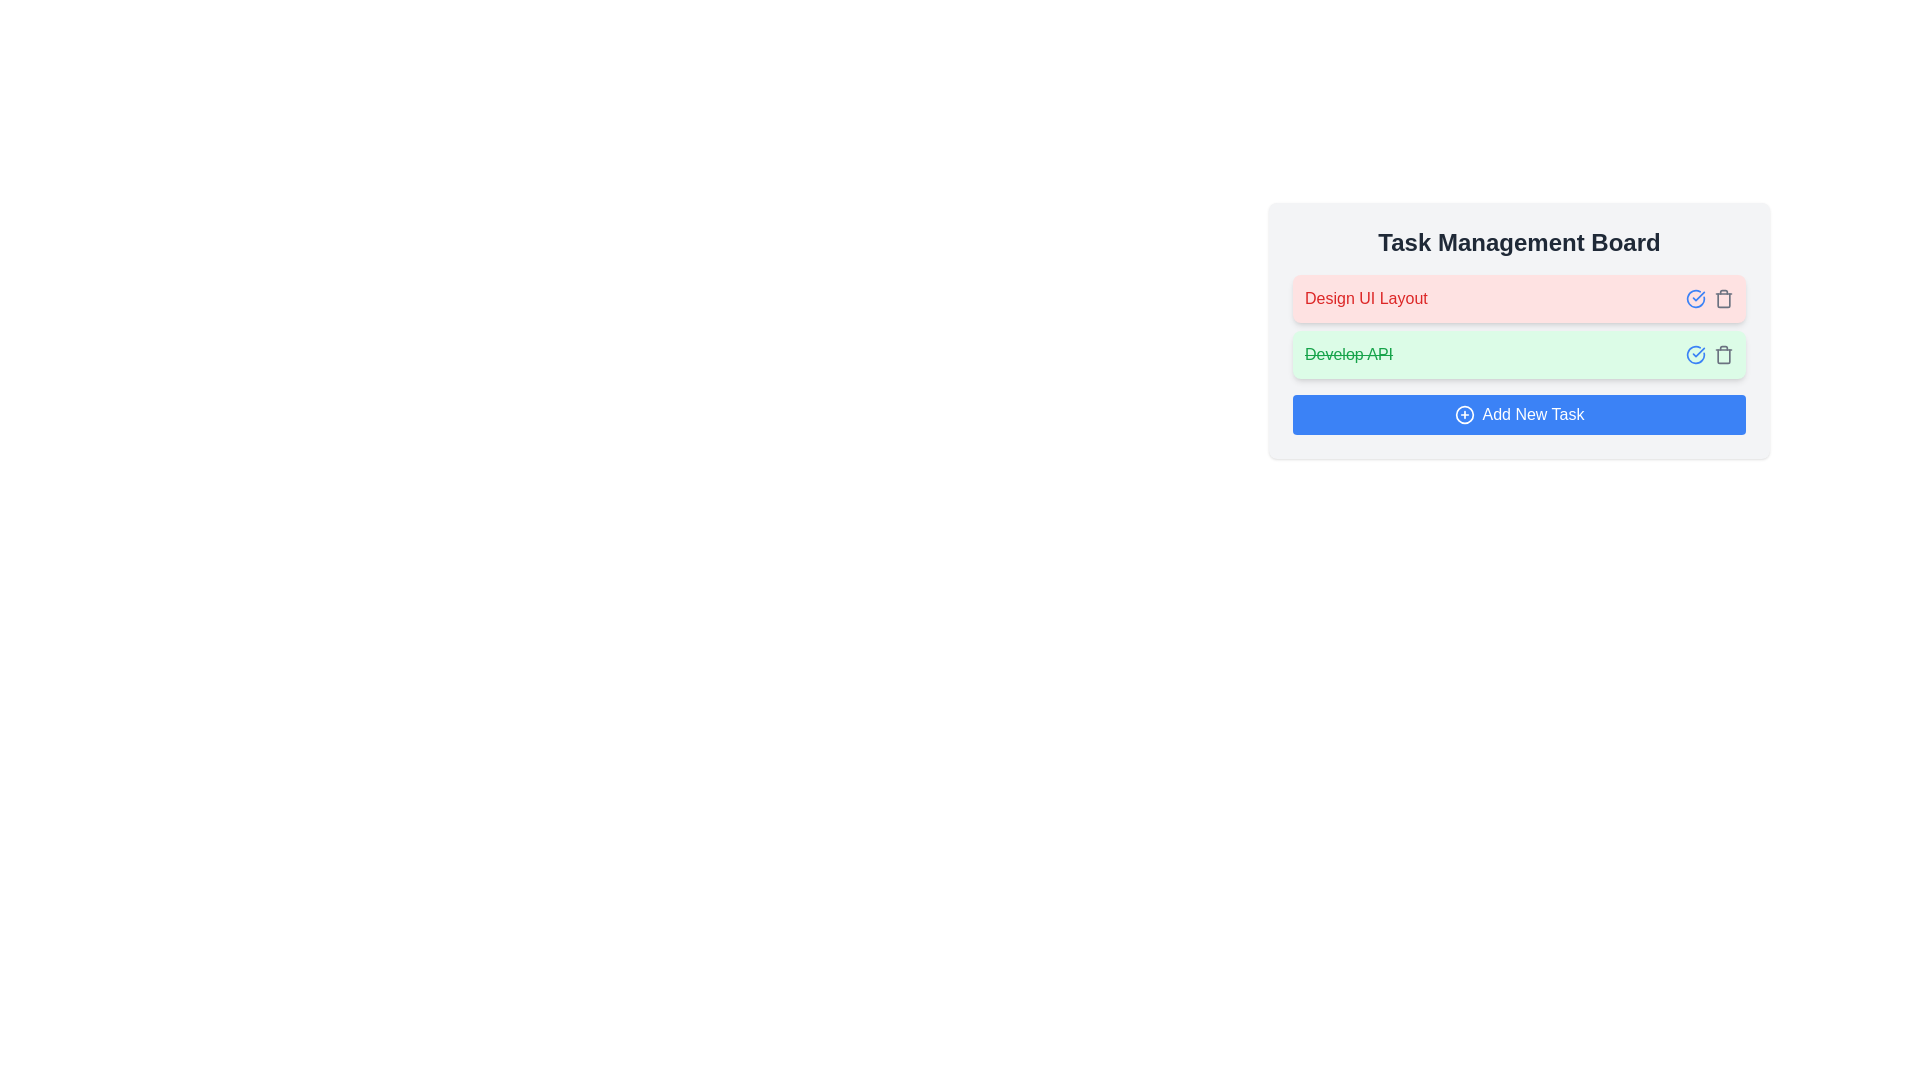  Describe the element at coordinates (1708, 299) in the screenshot. I see `the blue circular checkmark icon in the top-right corner of the 'Design UI Layout' task card` at that location.